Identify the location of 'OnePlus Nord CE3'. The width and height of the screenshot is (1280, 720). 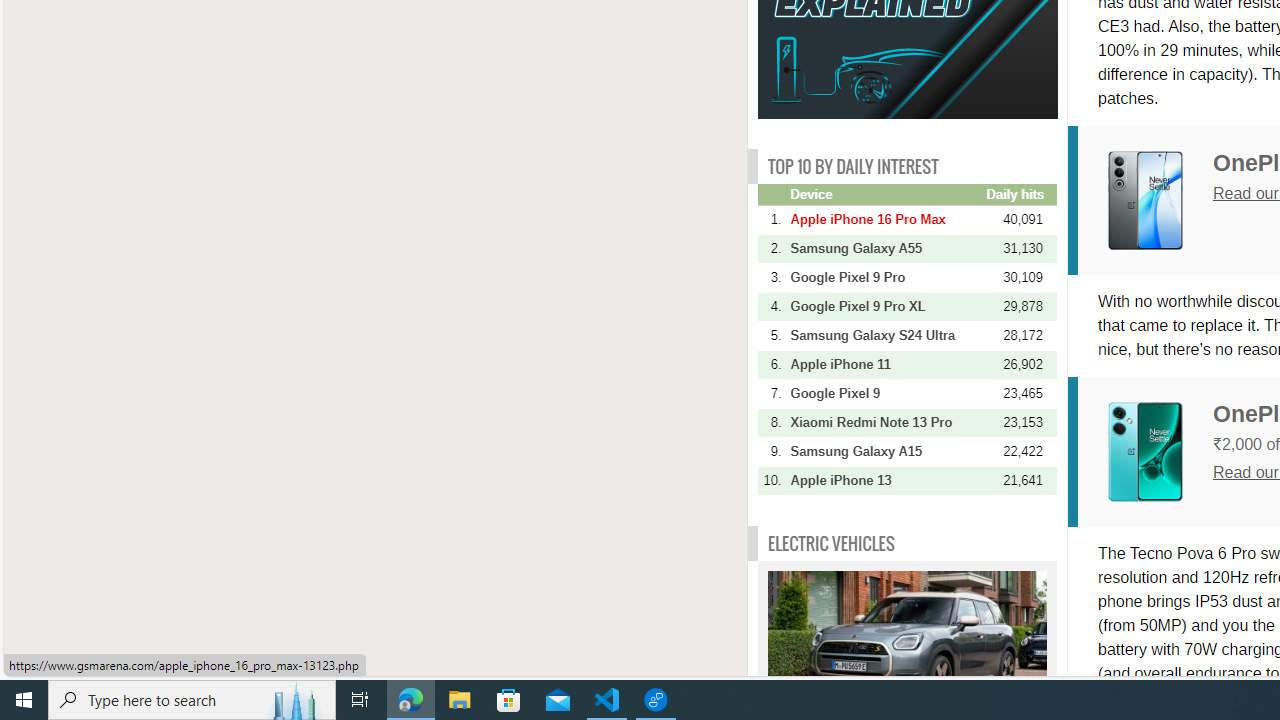
(1145, 451).